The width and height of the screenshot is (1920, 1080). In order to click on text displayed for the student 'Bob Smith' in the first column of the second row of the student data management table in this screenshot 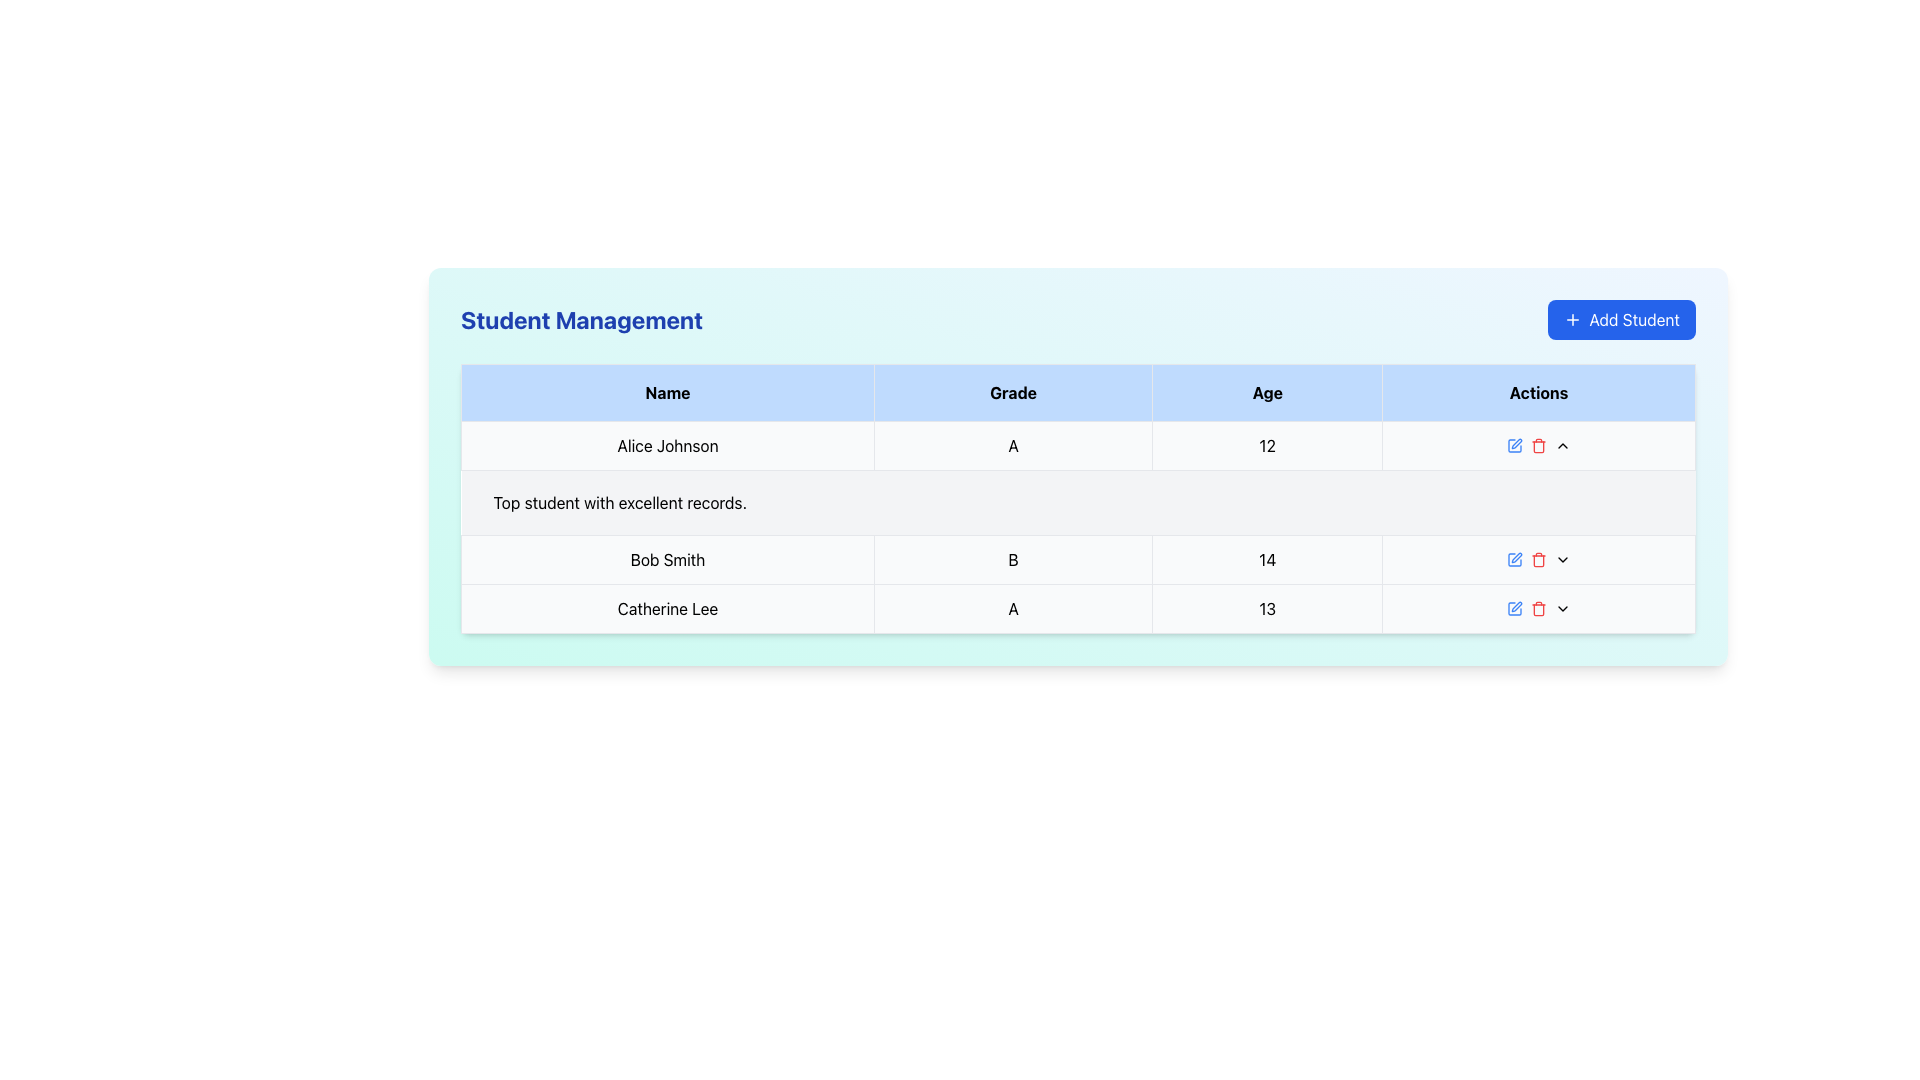, I will do `click(667, 559)`.